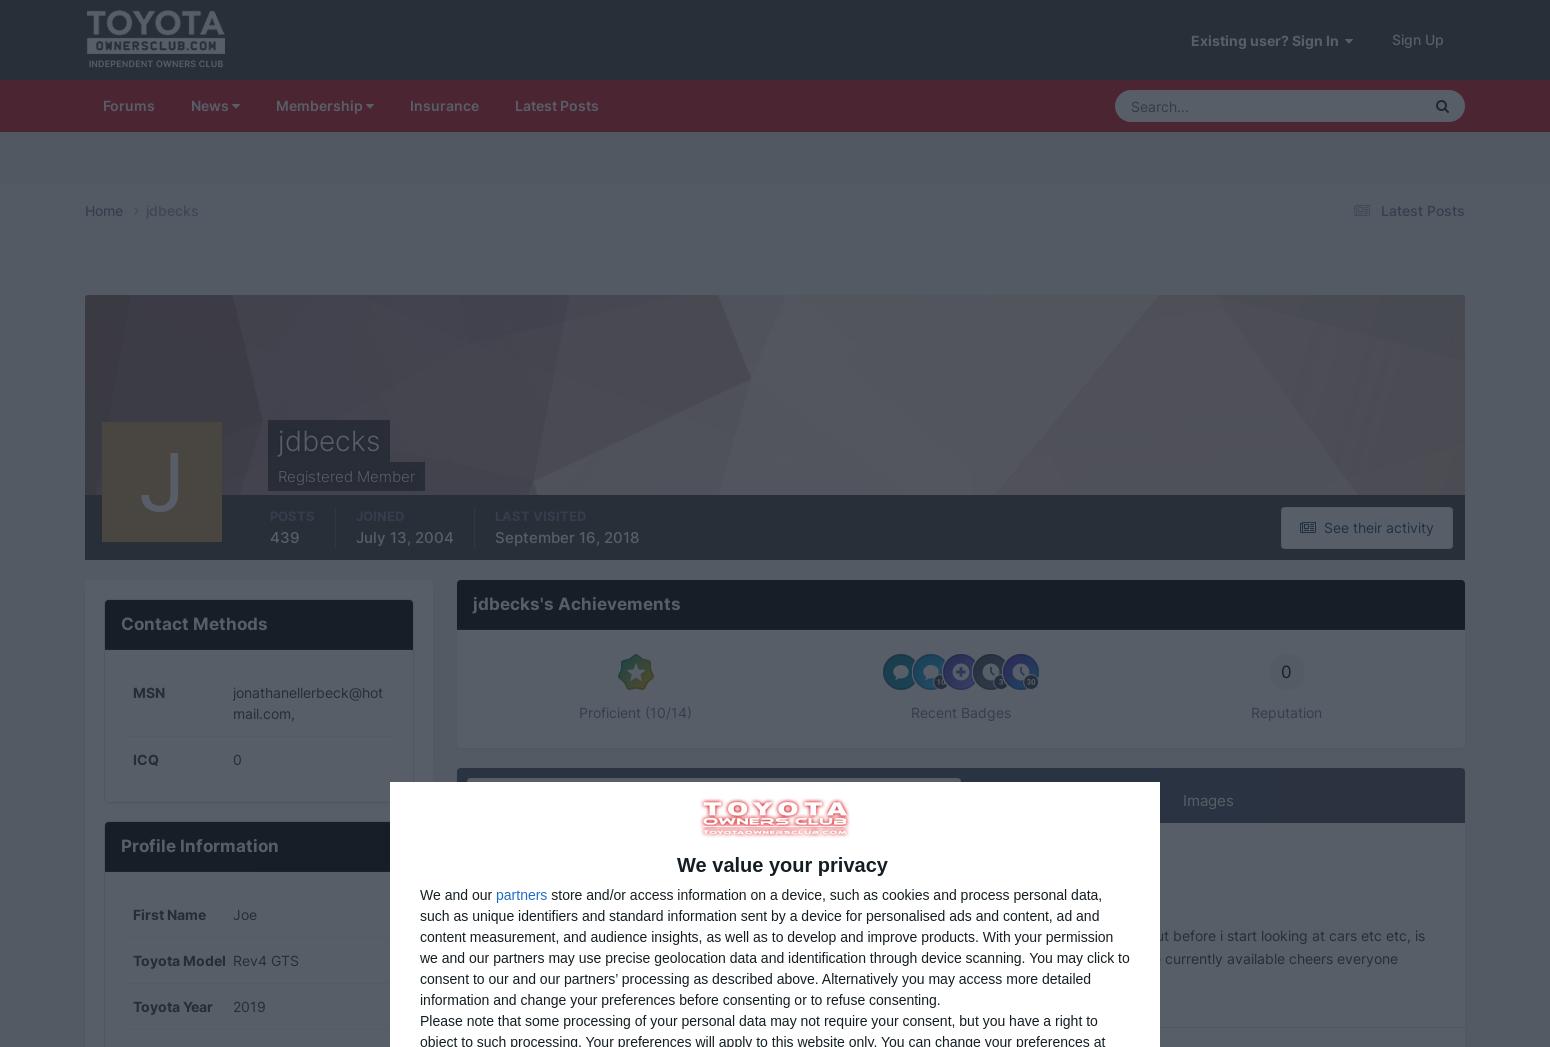 This screenshot has width=1550, height=1047. What do you see at coordinates (104, 209) in the screenshot?
I see `'Home'` at bounding box center [104, 209].